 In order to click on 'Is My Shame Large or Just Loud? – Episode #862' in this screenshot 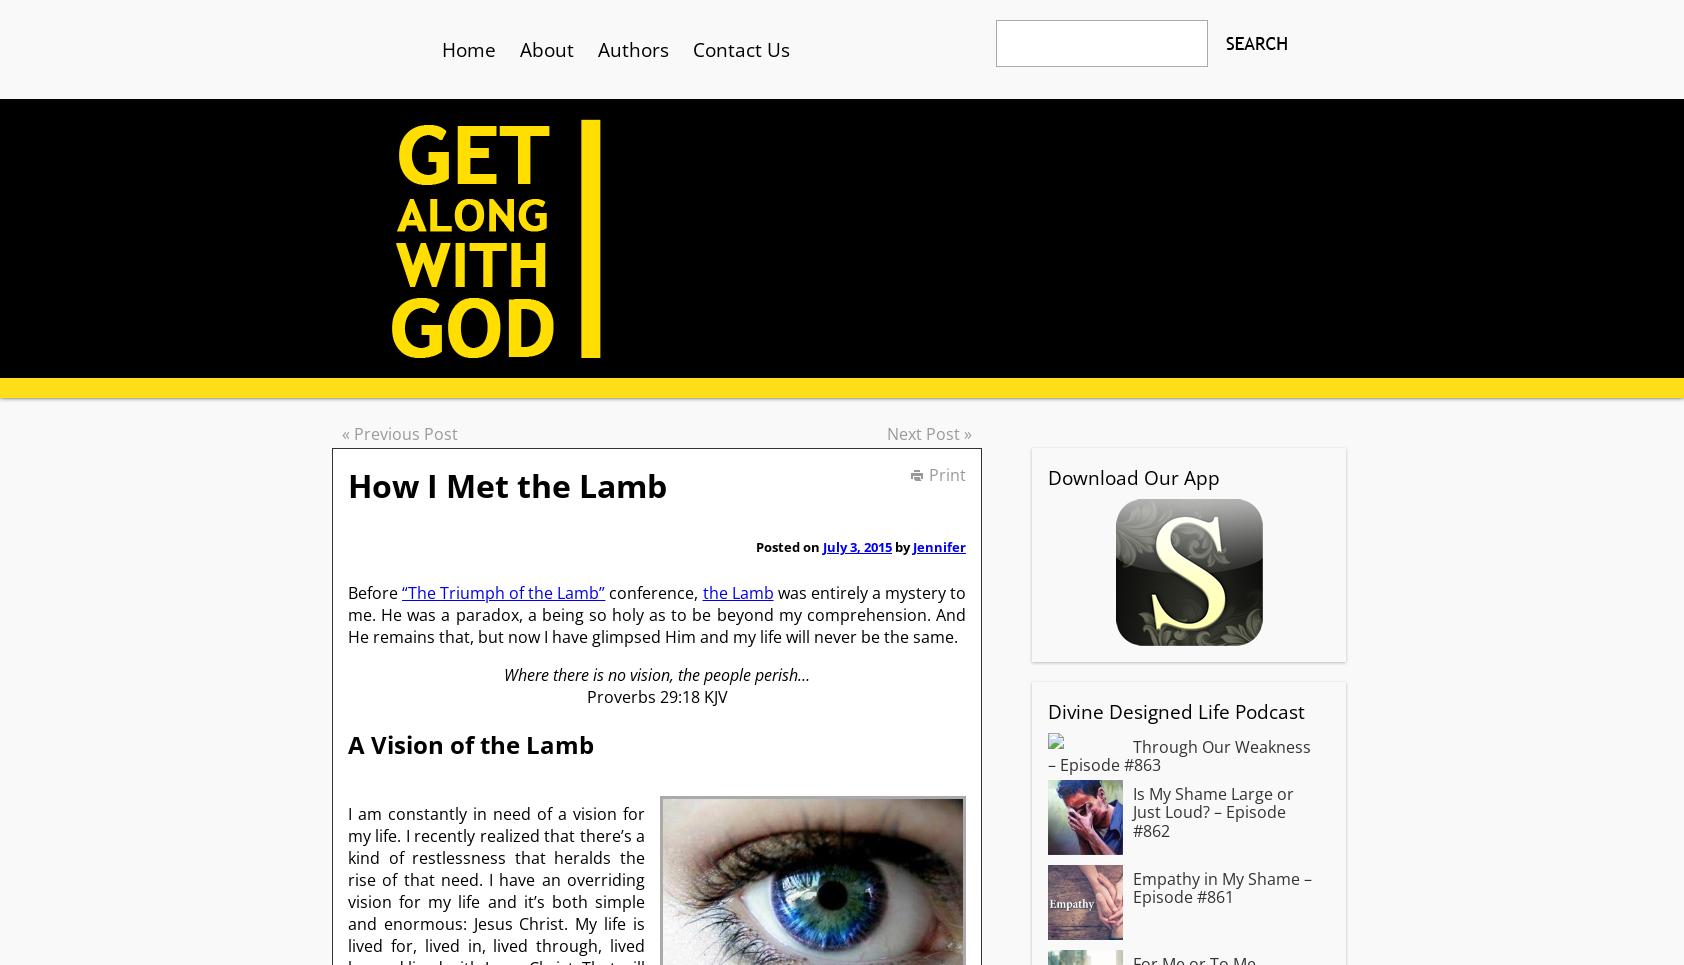, I will do `click(1213, 811)`.